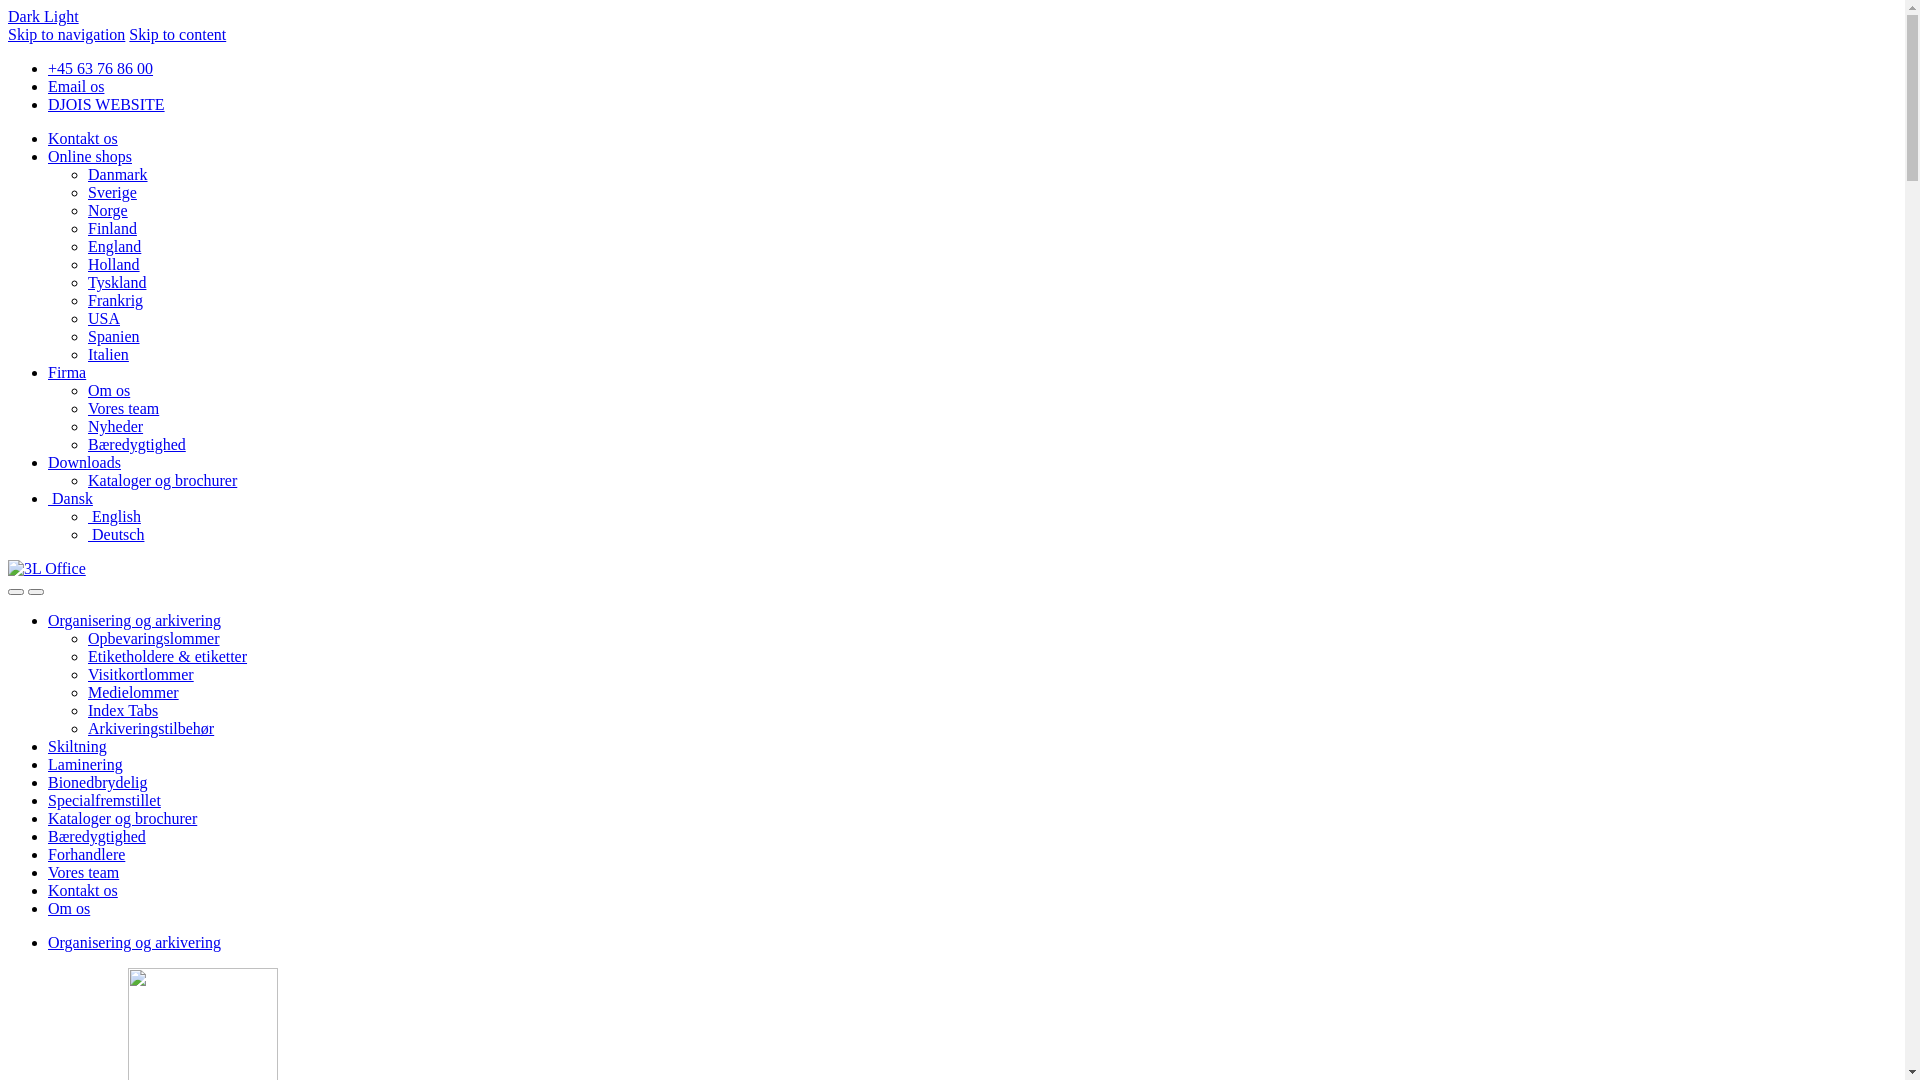 Image resolution: width=1920 pixels, height=1080 pixels. What do you see at coordinates (76, 85) in the screenshot?
I see `'Email os'` at bounding box center [76, 85].